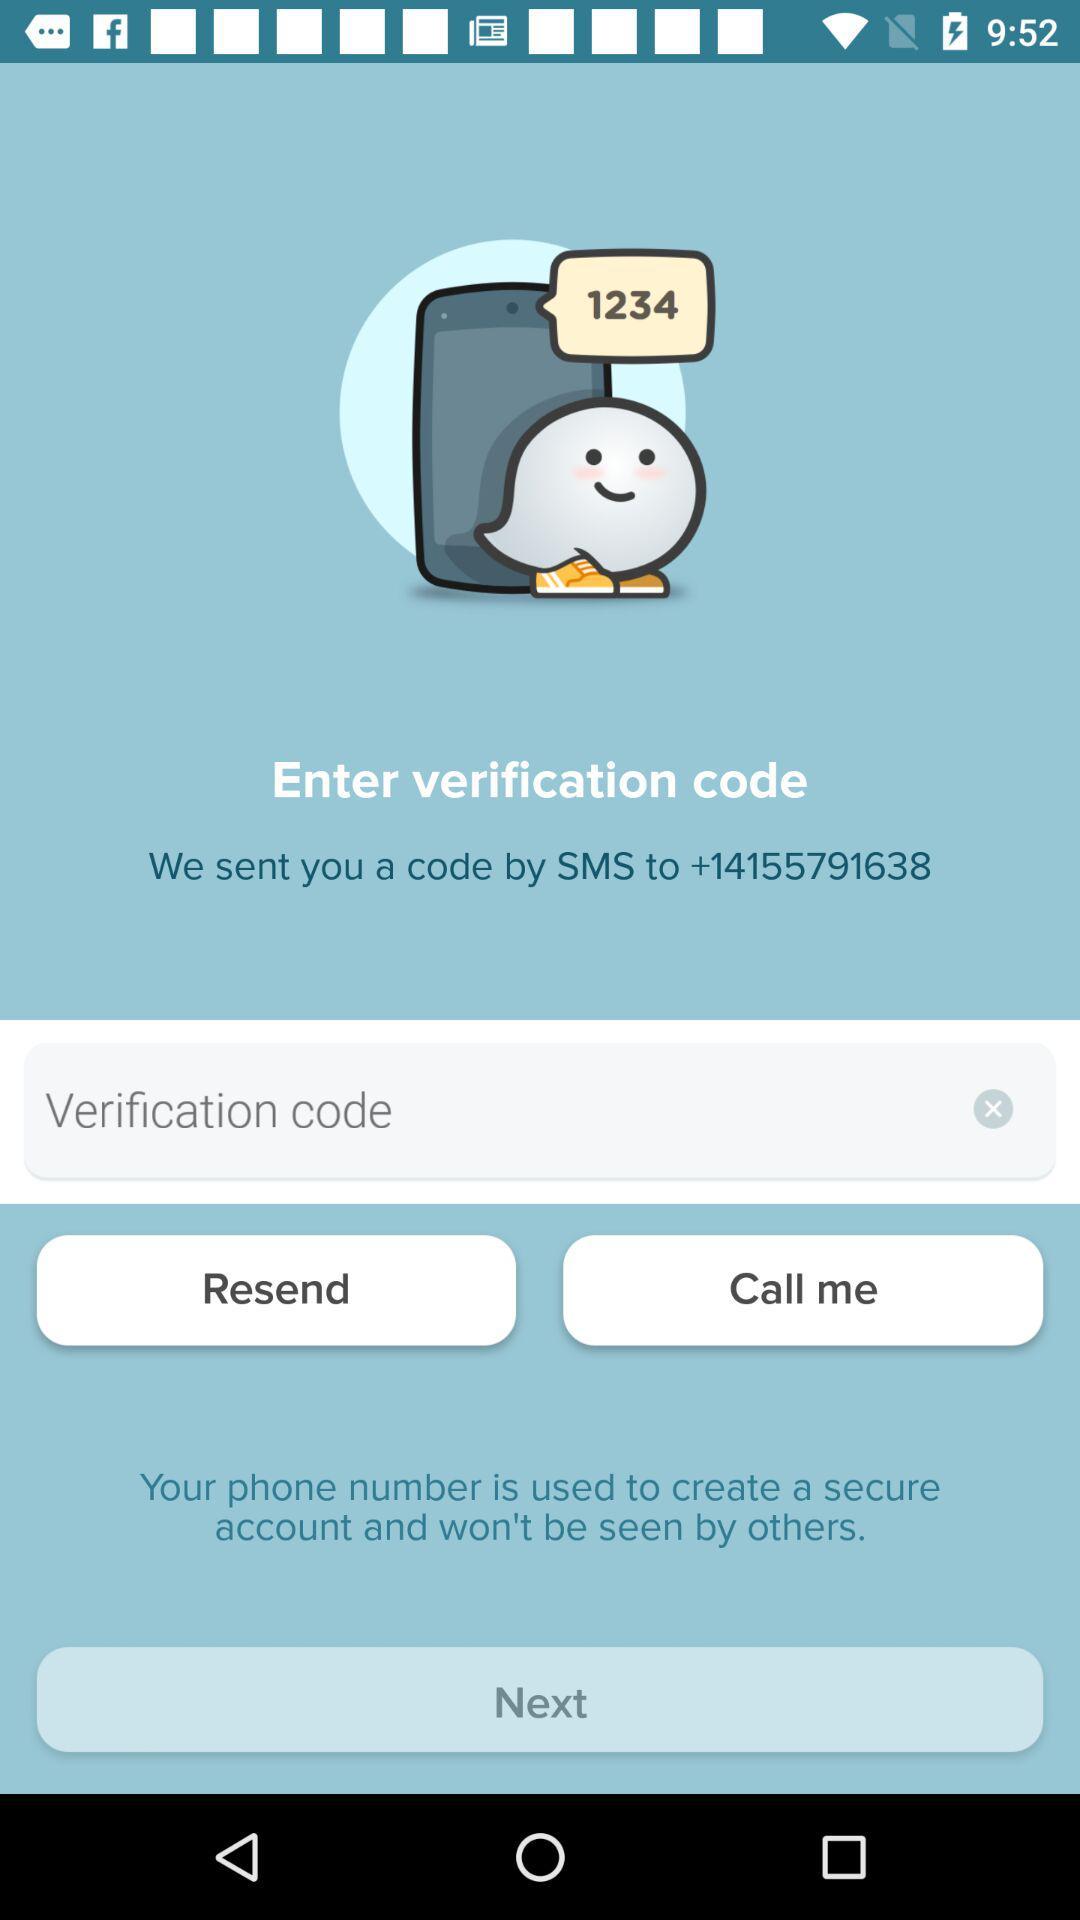 This screenshot has height=1920, width=1080. I want to click on the item to the left of the call me item, so click(276, 1295).